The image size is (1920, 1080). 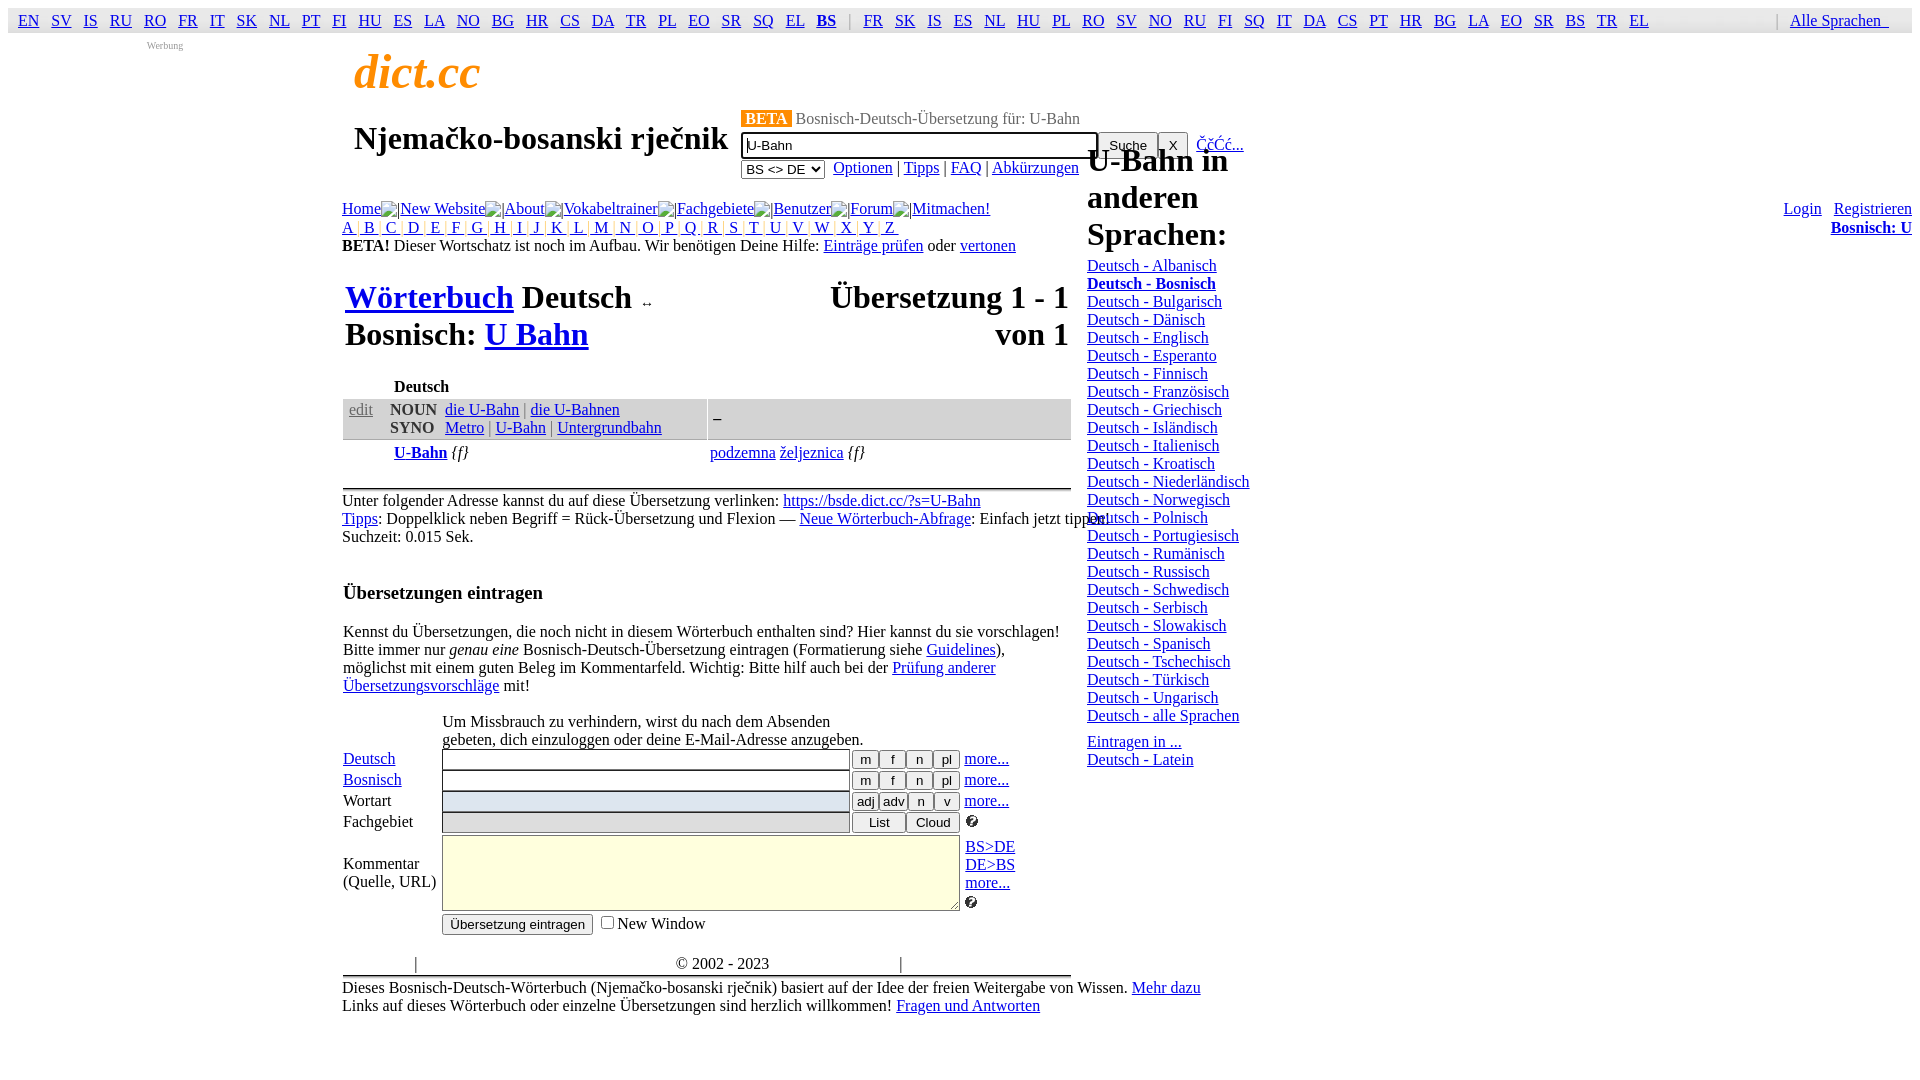 What do you see at coordinates (920, 800) in the screenshot?
I see `'n'` at bounding box center [920, 800].